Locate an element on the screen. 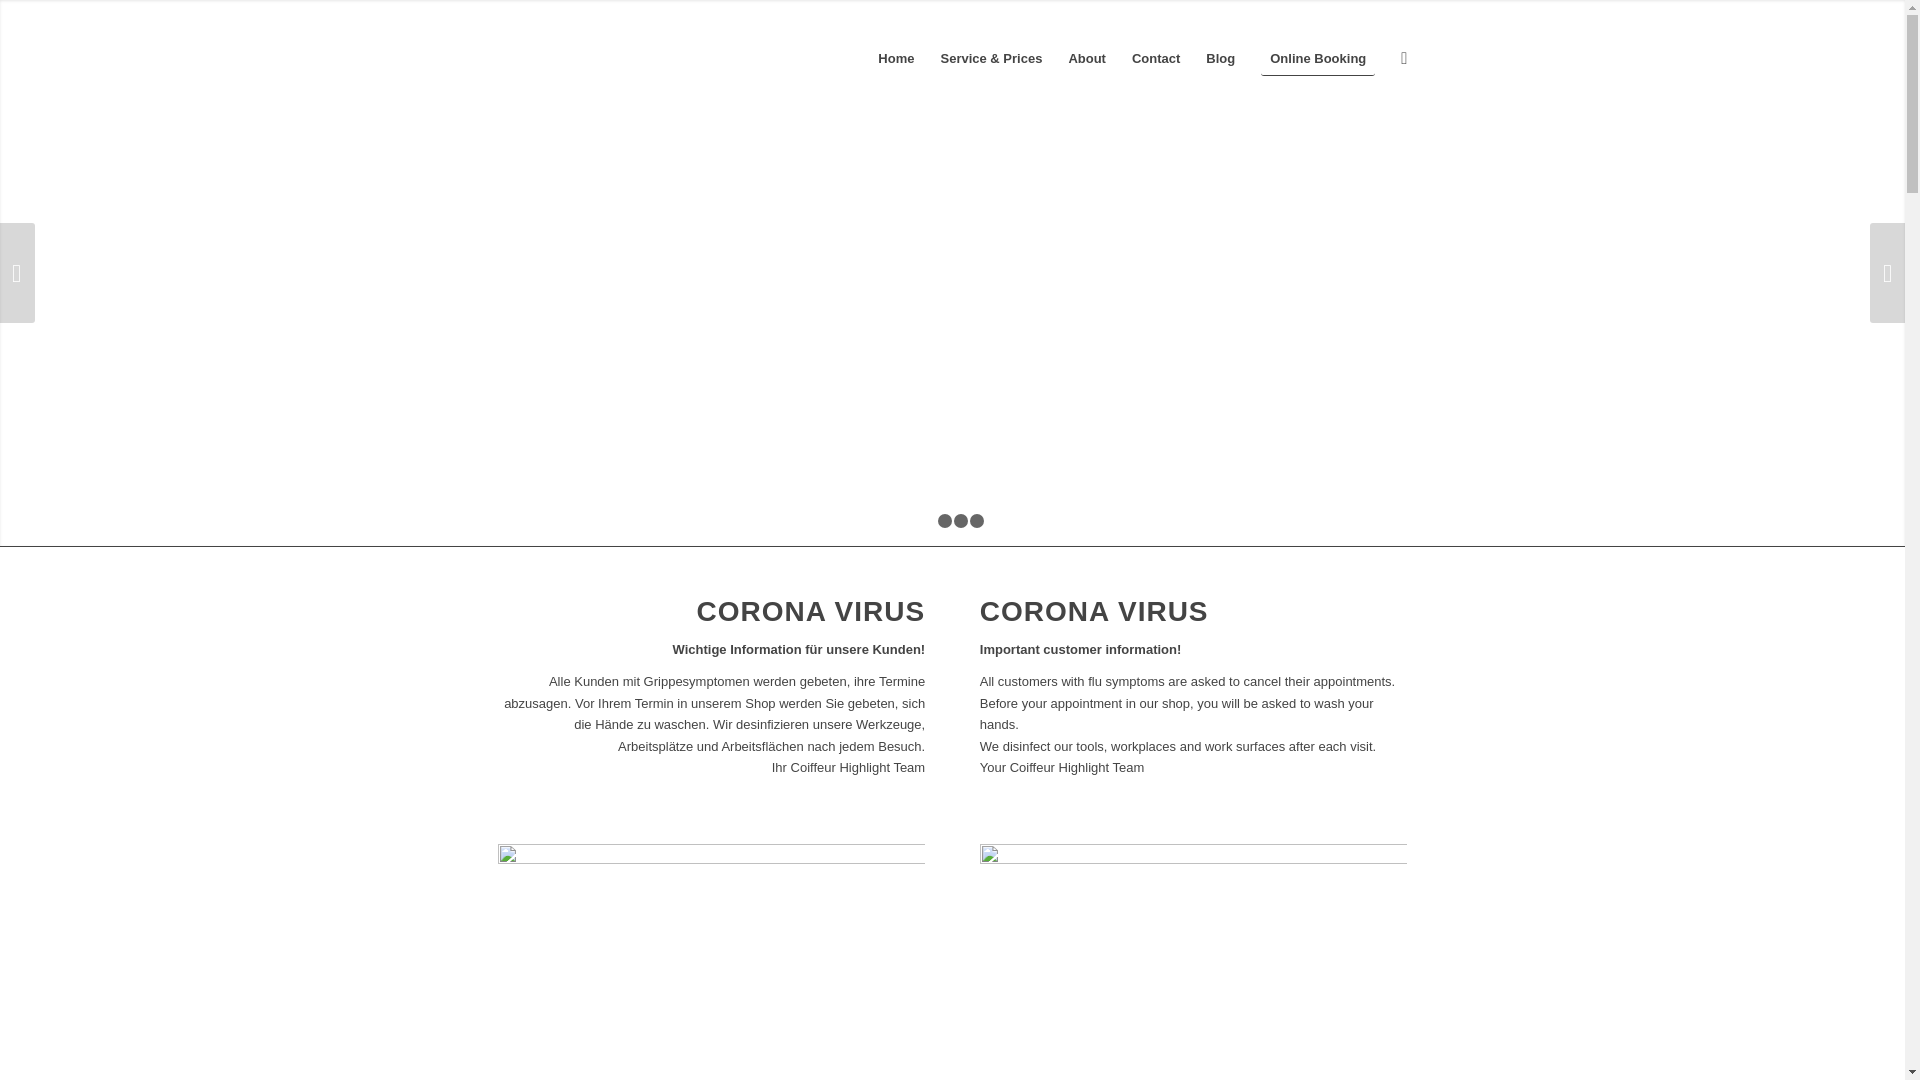 This screenshot has height=1080, width=1920. 'About' is located at coordinates (1085, 57).